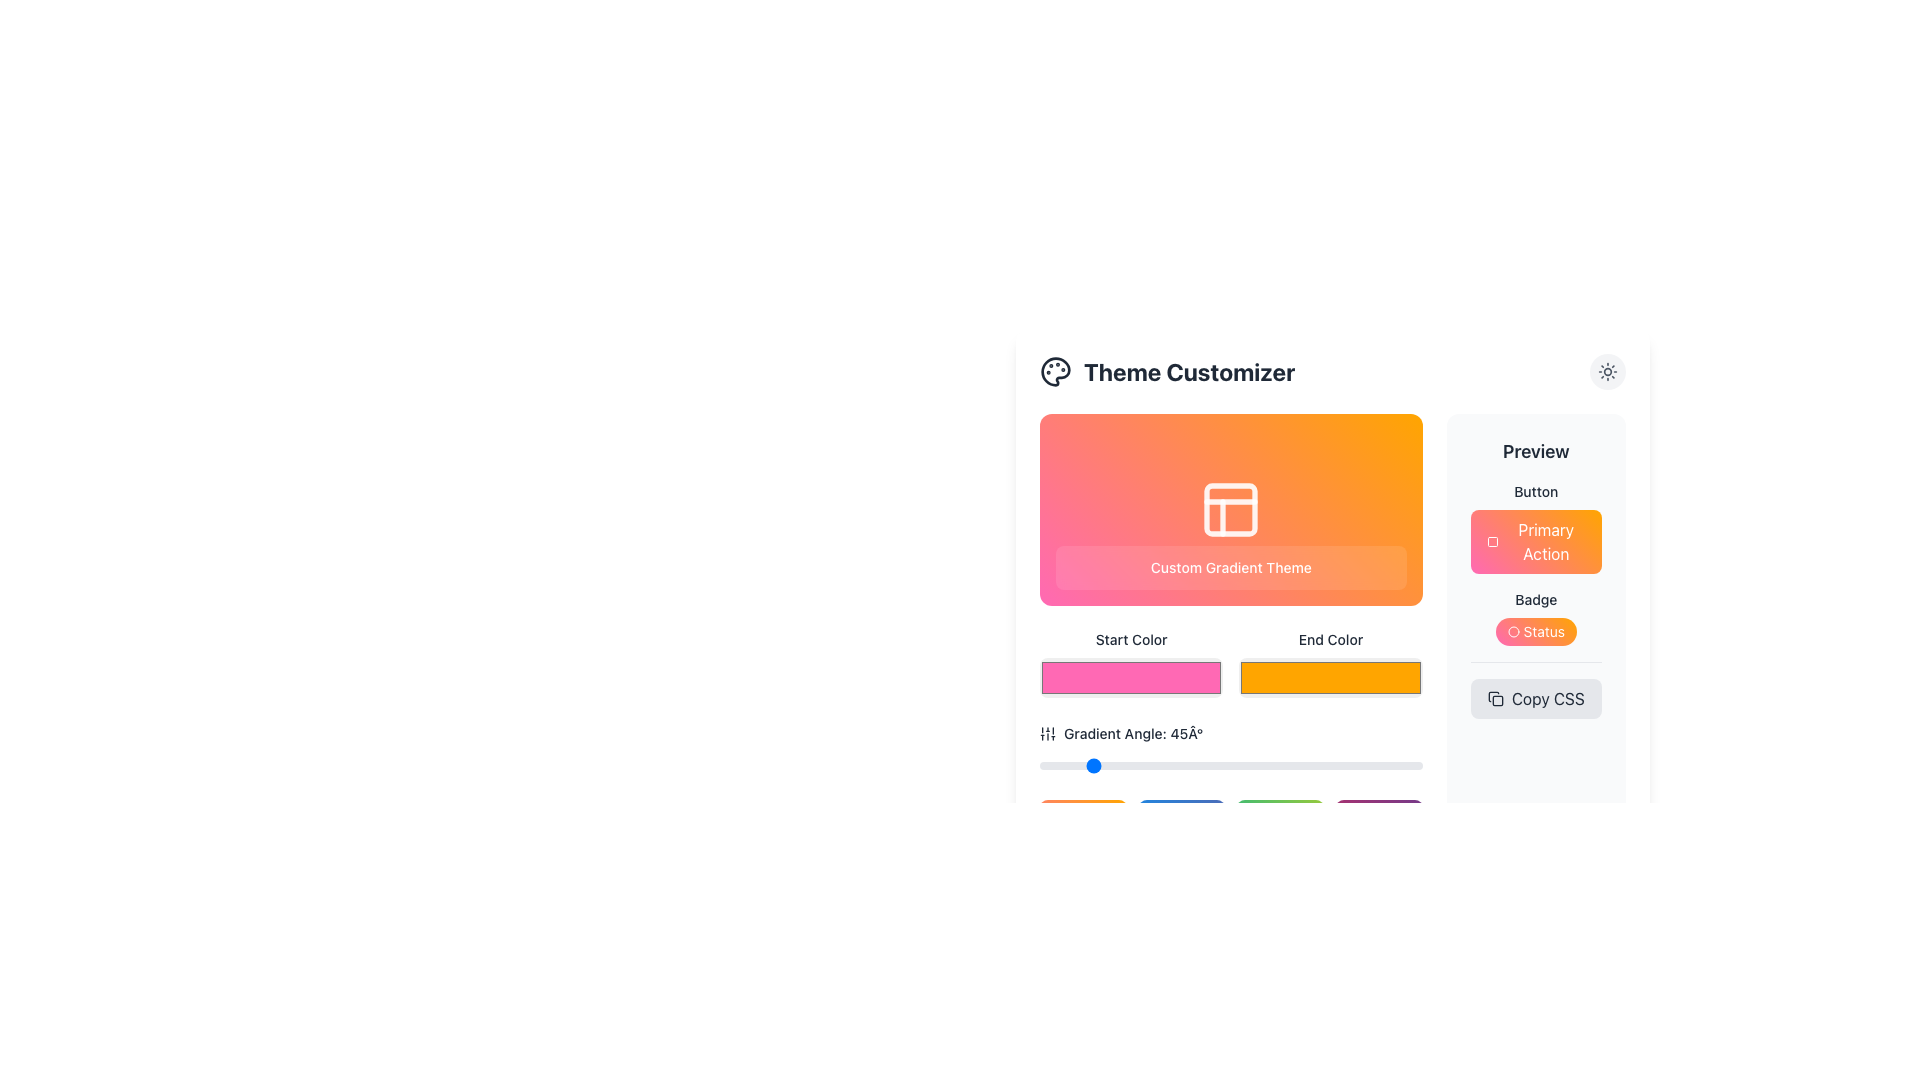 The height and width of the screenshot is (1080, 1920). What do you see at coordinates (1046, 733) in the screenshot?
I see `the settings slider icon located near the top-left corner inside the 'Gradient Angle: 45°' section header for reference` at bounding box center [1046, 733].